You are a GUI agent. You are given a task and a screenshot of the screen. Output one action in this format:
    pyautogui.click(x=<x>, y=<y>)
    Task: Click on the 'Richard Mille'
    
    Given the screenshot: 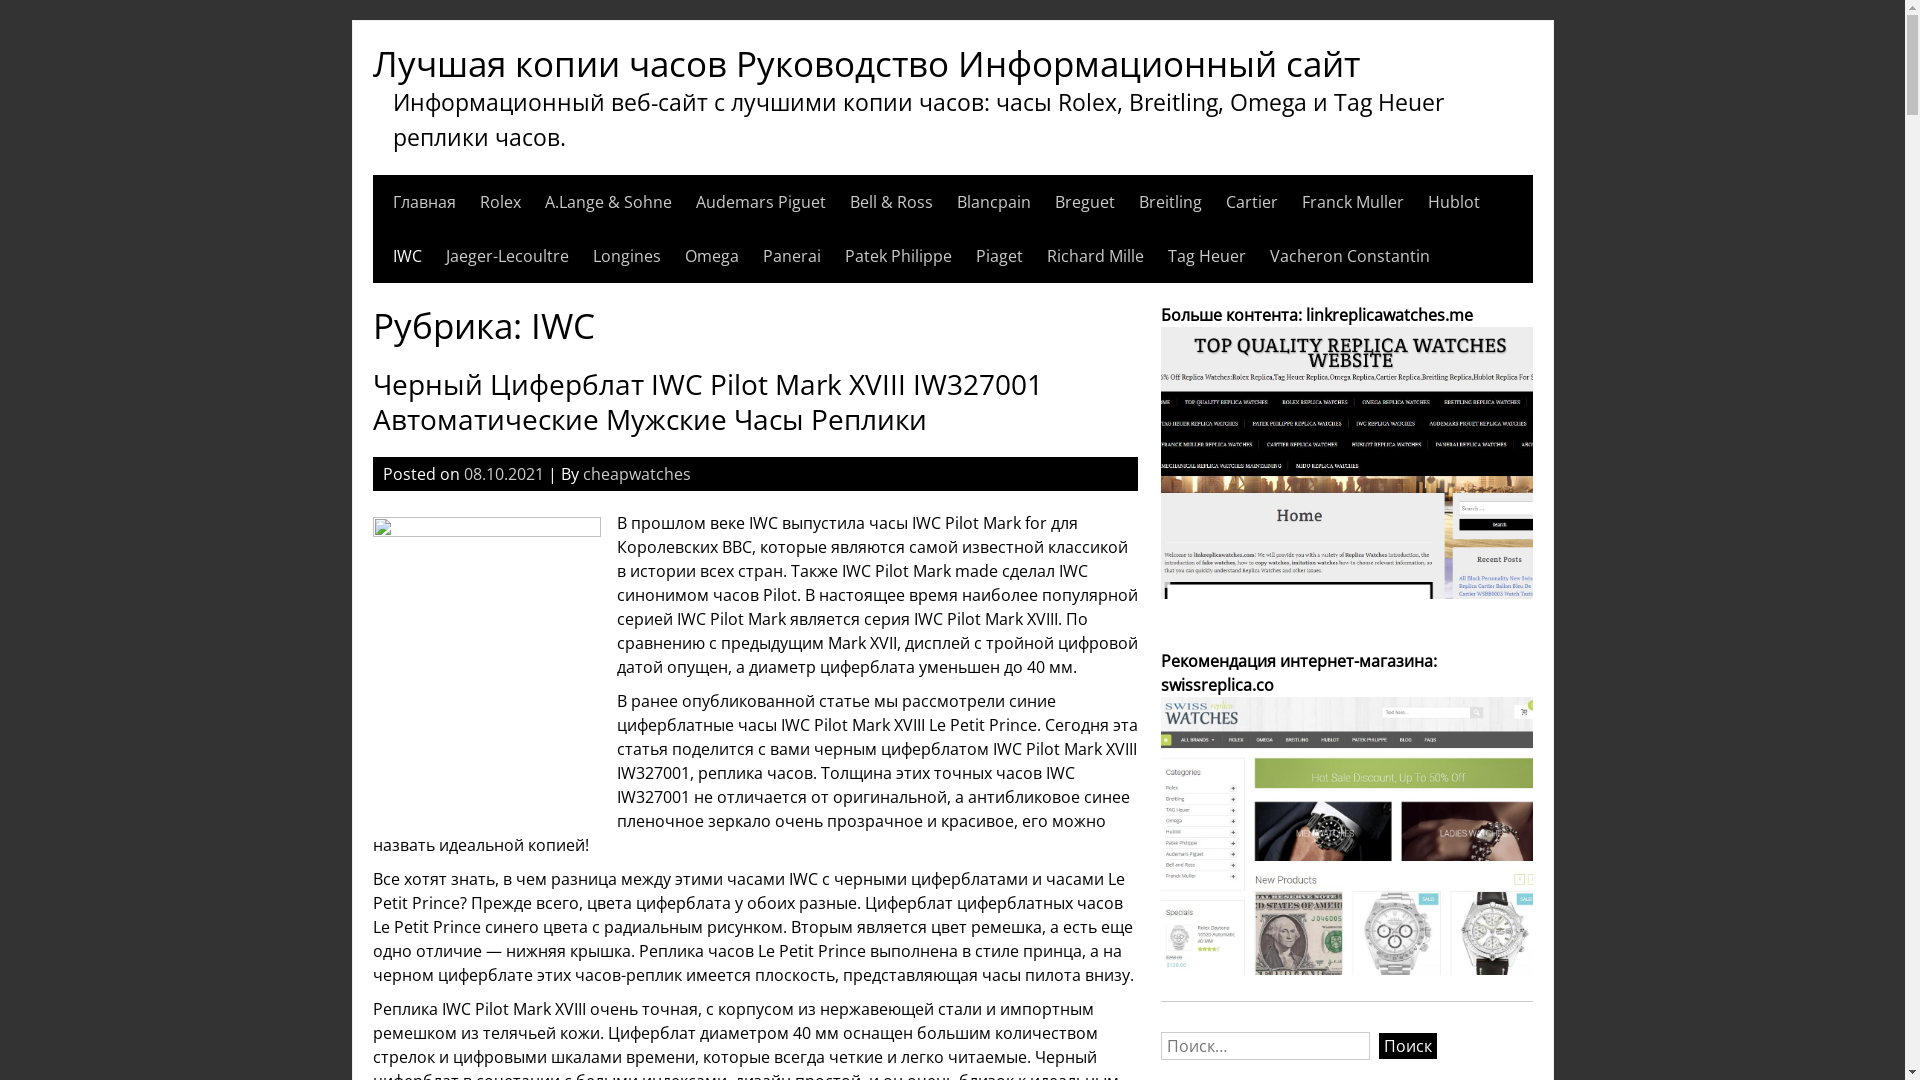 What is the action you would take?
    pyautogui.click(x=1093, y=254)
    